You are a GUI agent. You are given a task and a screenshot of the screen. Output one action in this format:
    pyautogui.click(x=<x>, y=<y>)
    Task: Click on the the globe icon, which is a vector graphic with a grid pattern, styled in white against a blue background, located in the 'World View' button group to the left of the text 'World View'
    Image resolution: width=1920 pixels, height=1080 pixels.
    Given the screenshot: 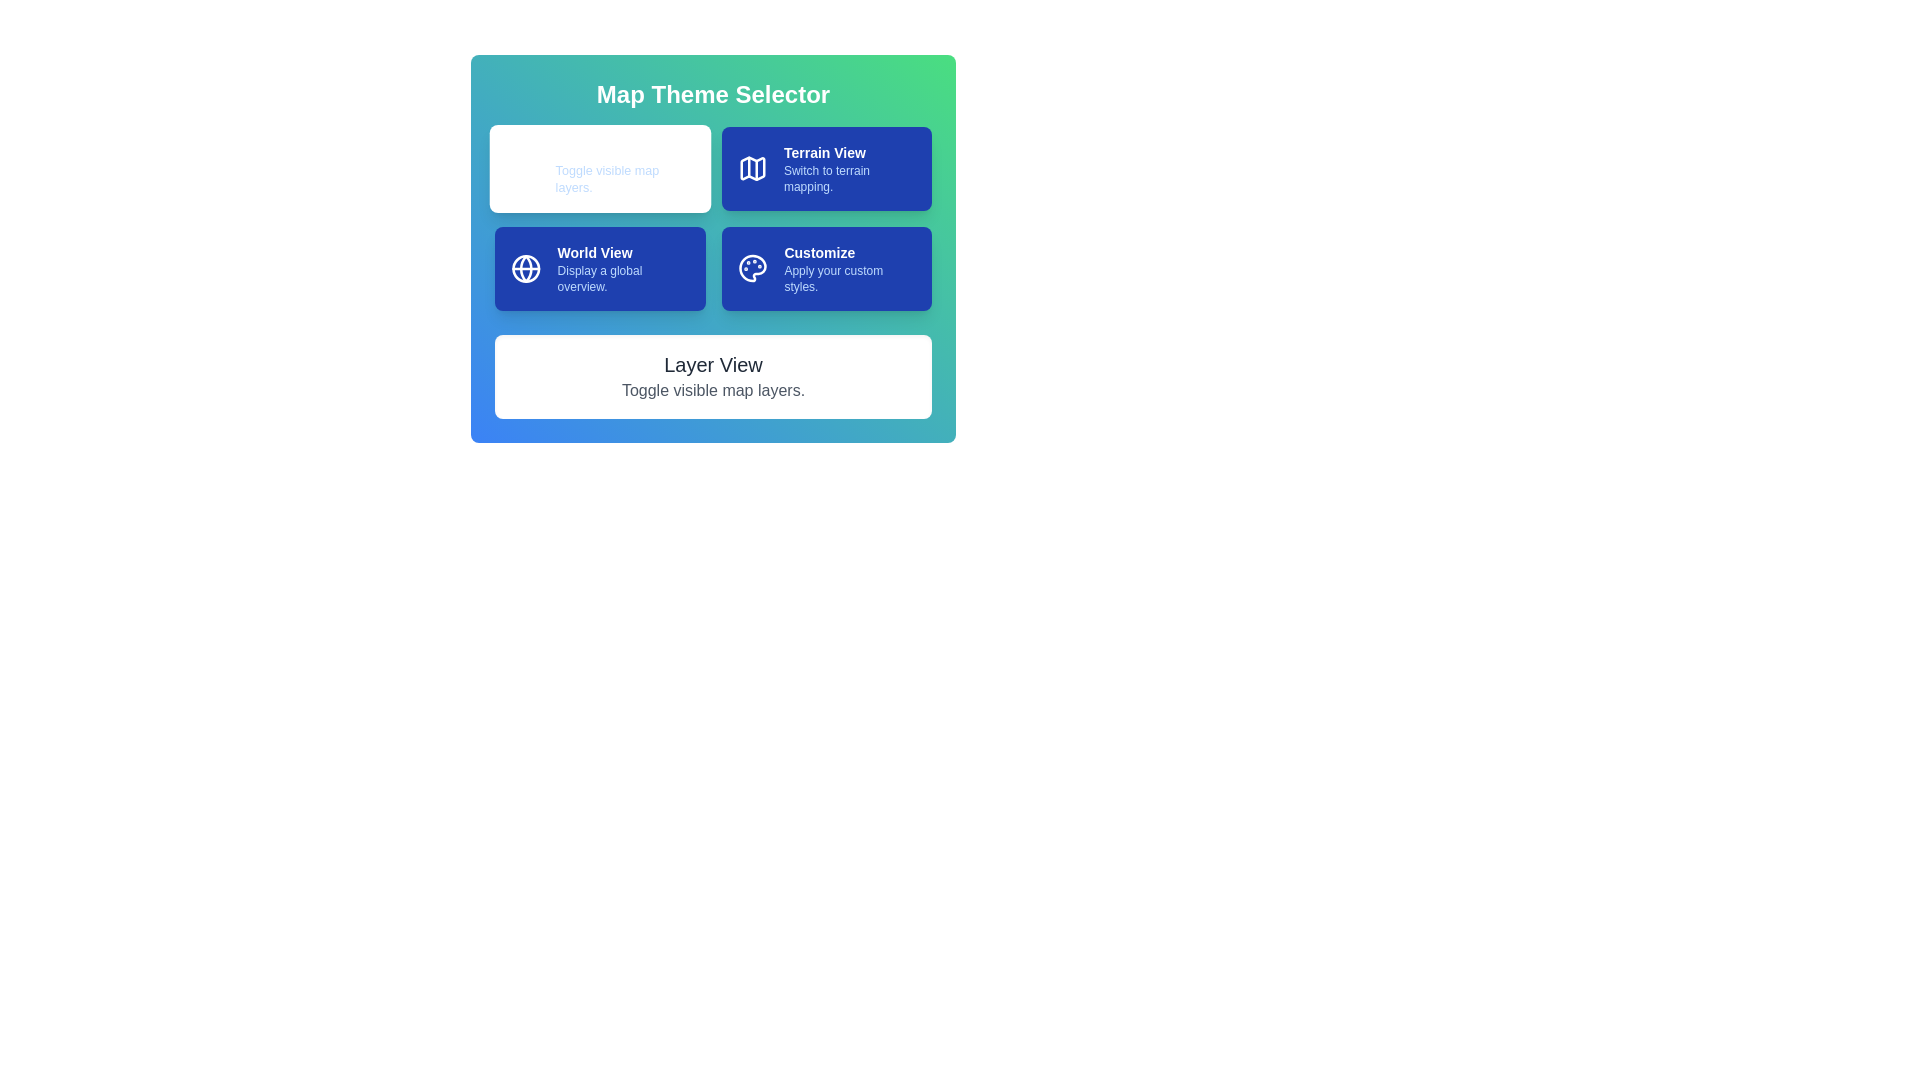 What is the action you would take?
    pyautogui.click(x=526, y=268)
    